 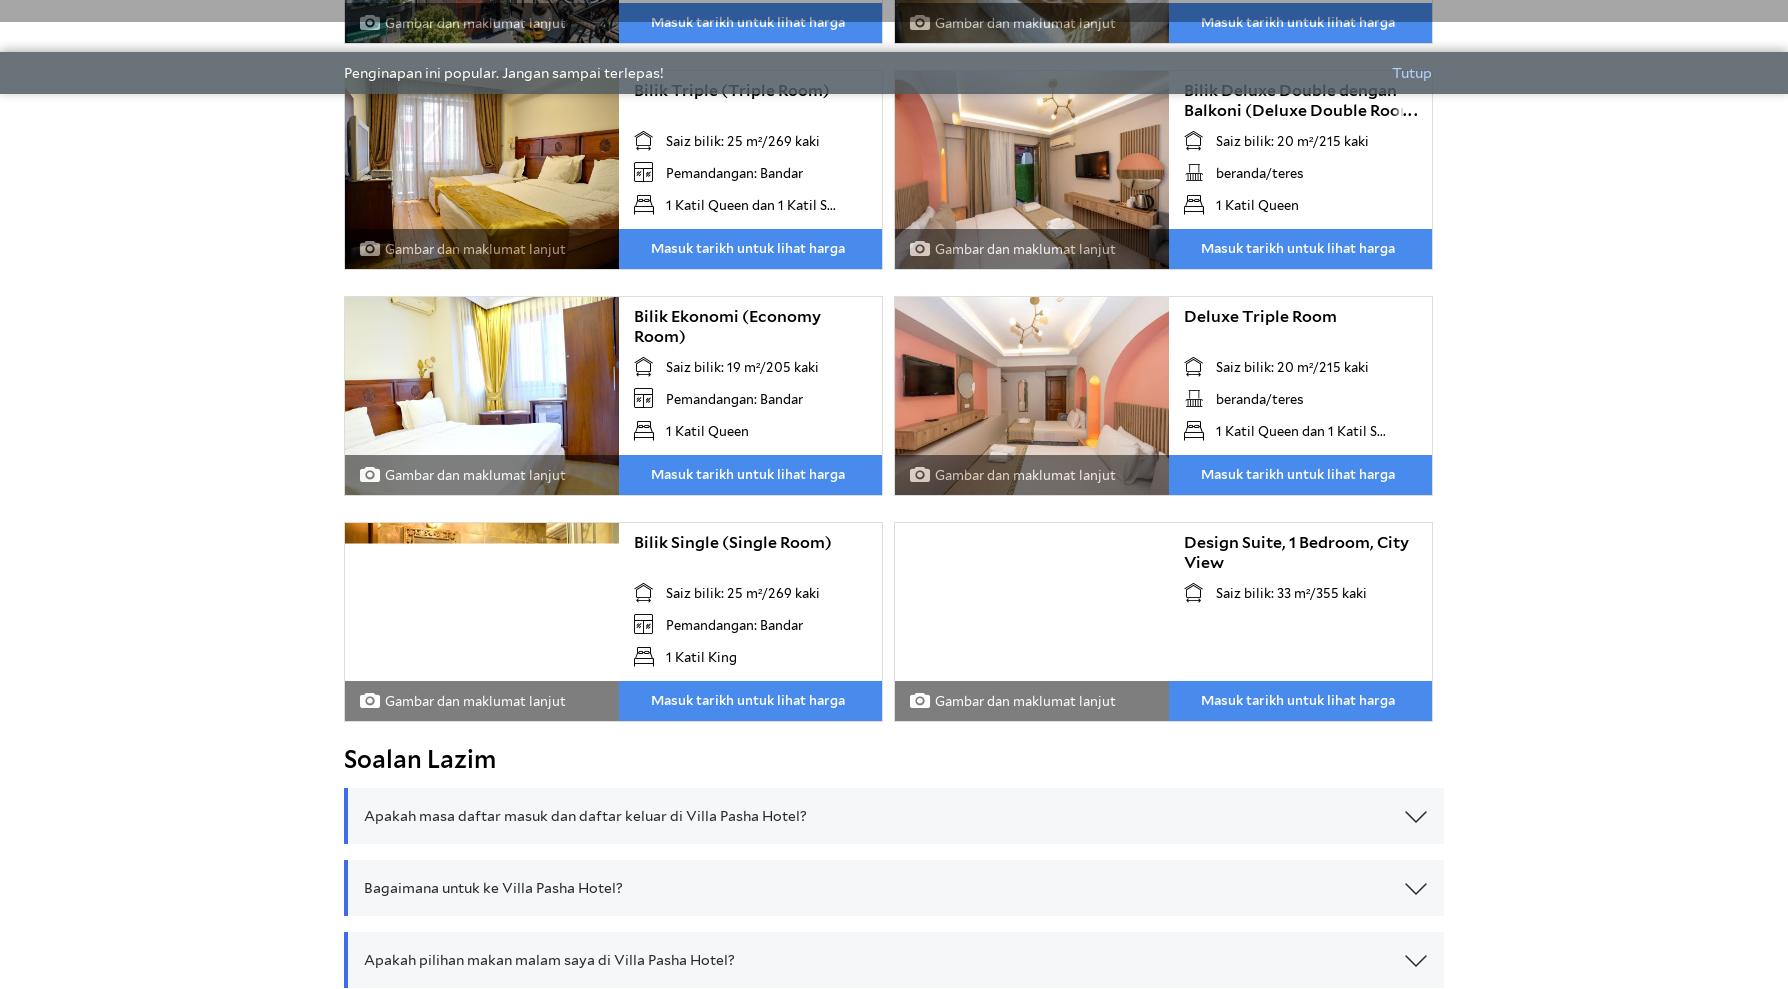 What do you see at coordinates (343, 759) in the screenshot?
I see `'Soalan Lazim'` at bounding box center [343, 759].